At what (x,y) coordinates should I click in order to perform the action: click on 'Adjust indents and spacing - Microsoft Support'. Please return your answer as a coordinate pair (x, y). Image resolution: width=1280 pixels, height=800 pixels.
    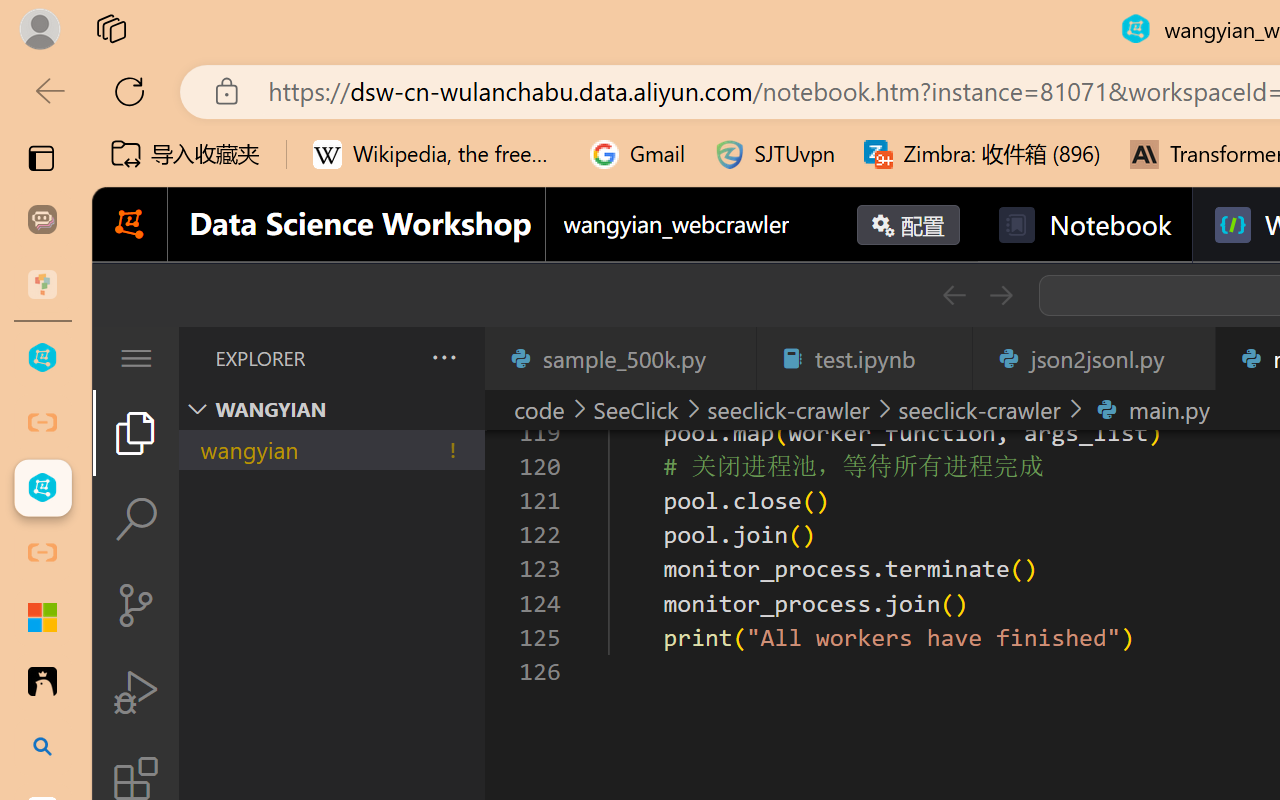
    Looking at the image, I should click on (42, 617).